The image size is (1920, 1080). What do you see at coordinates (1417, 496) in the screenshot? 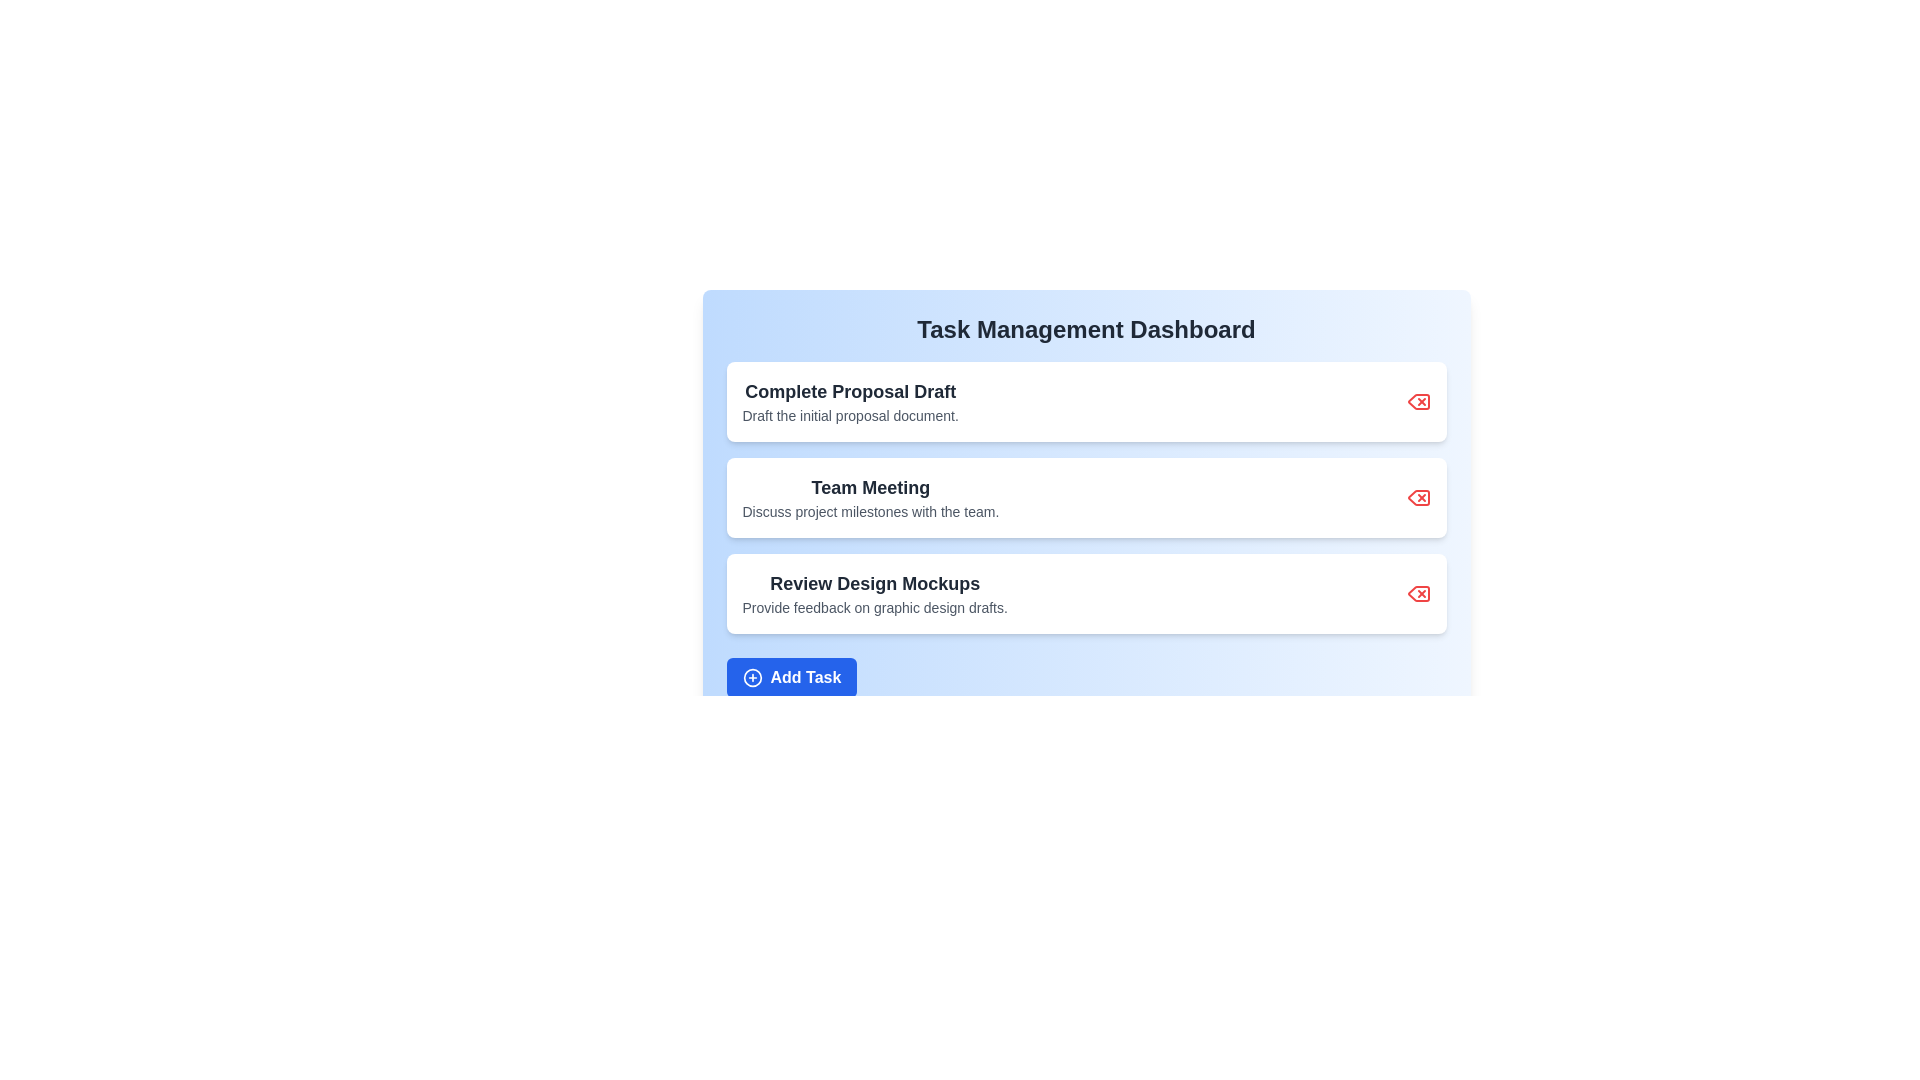
I see `delete button for the task with title 'Team Meeting'` at bounding box center [1417, 496].